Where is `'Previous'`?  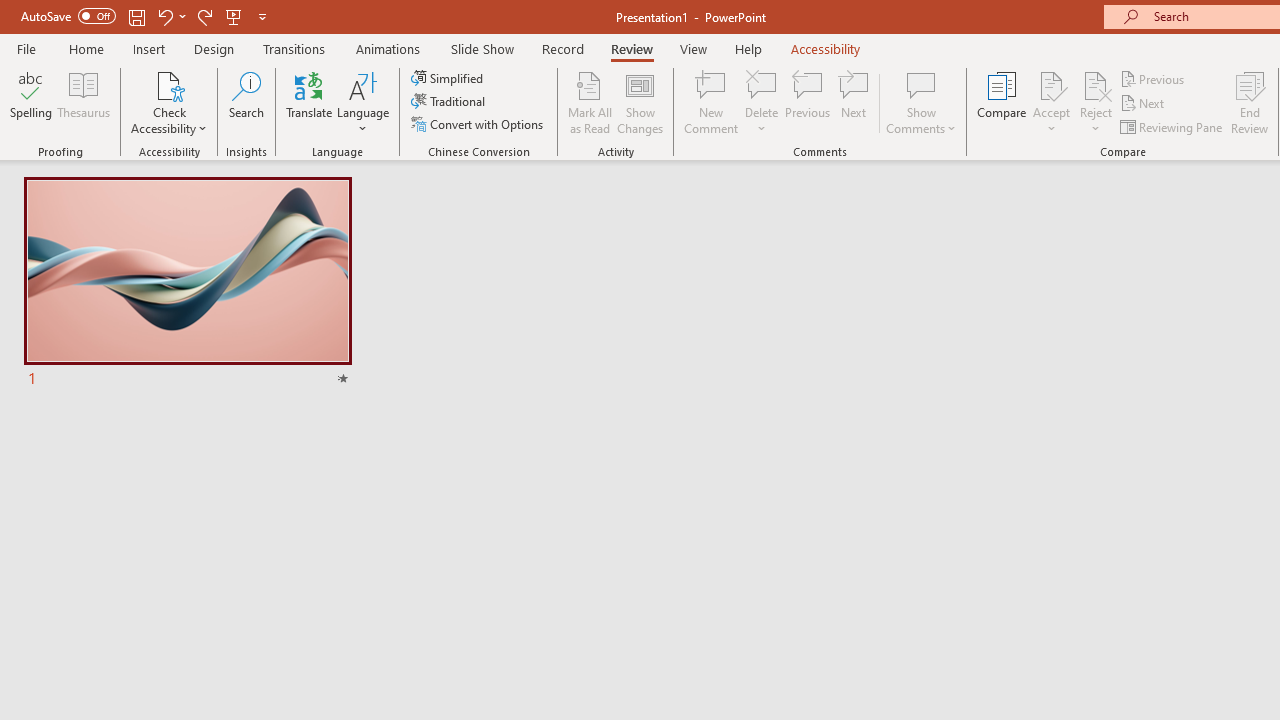 'Previous' is located at coordinates (1153, 78).